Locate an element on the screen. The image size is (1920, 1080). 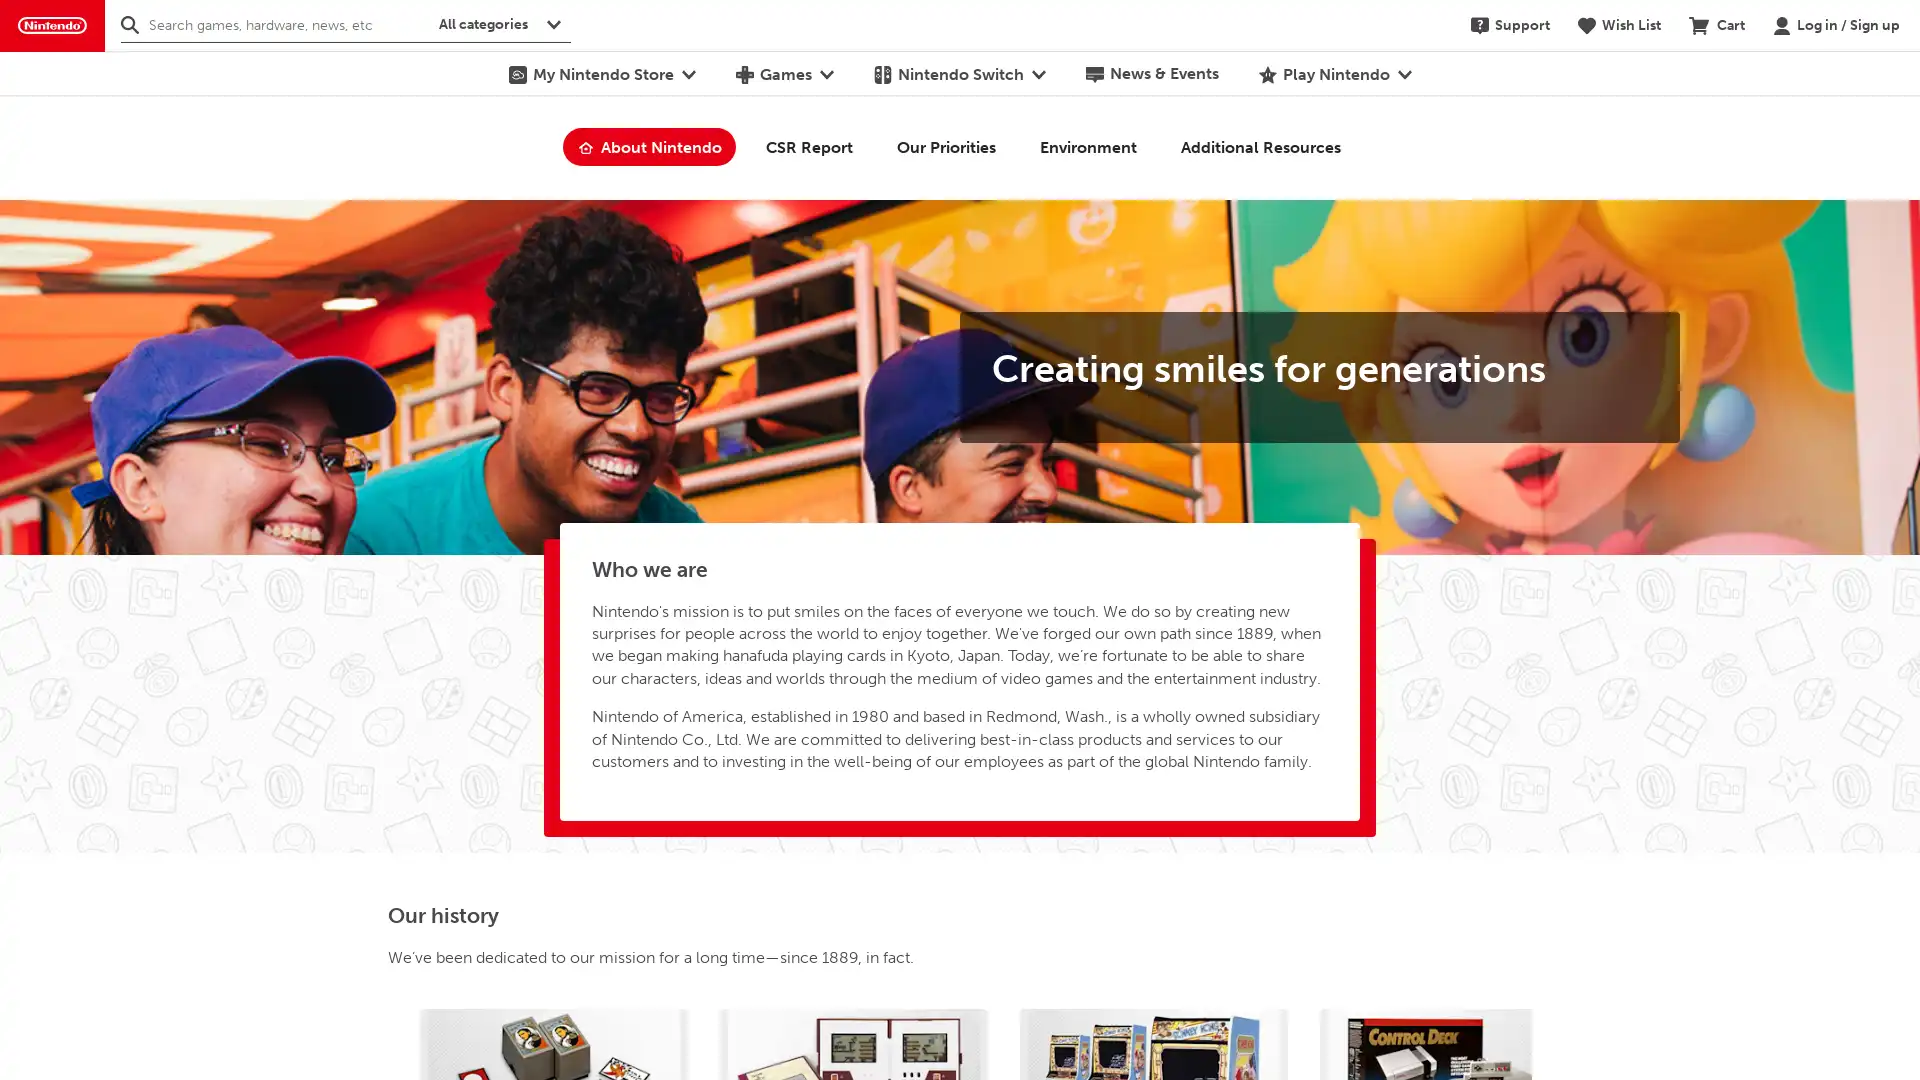
Log in / Sign up is located at coordinates (1836, 24).